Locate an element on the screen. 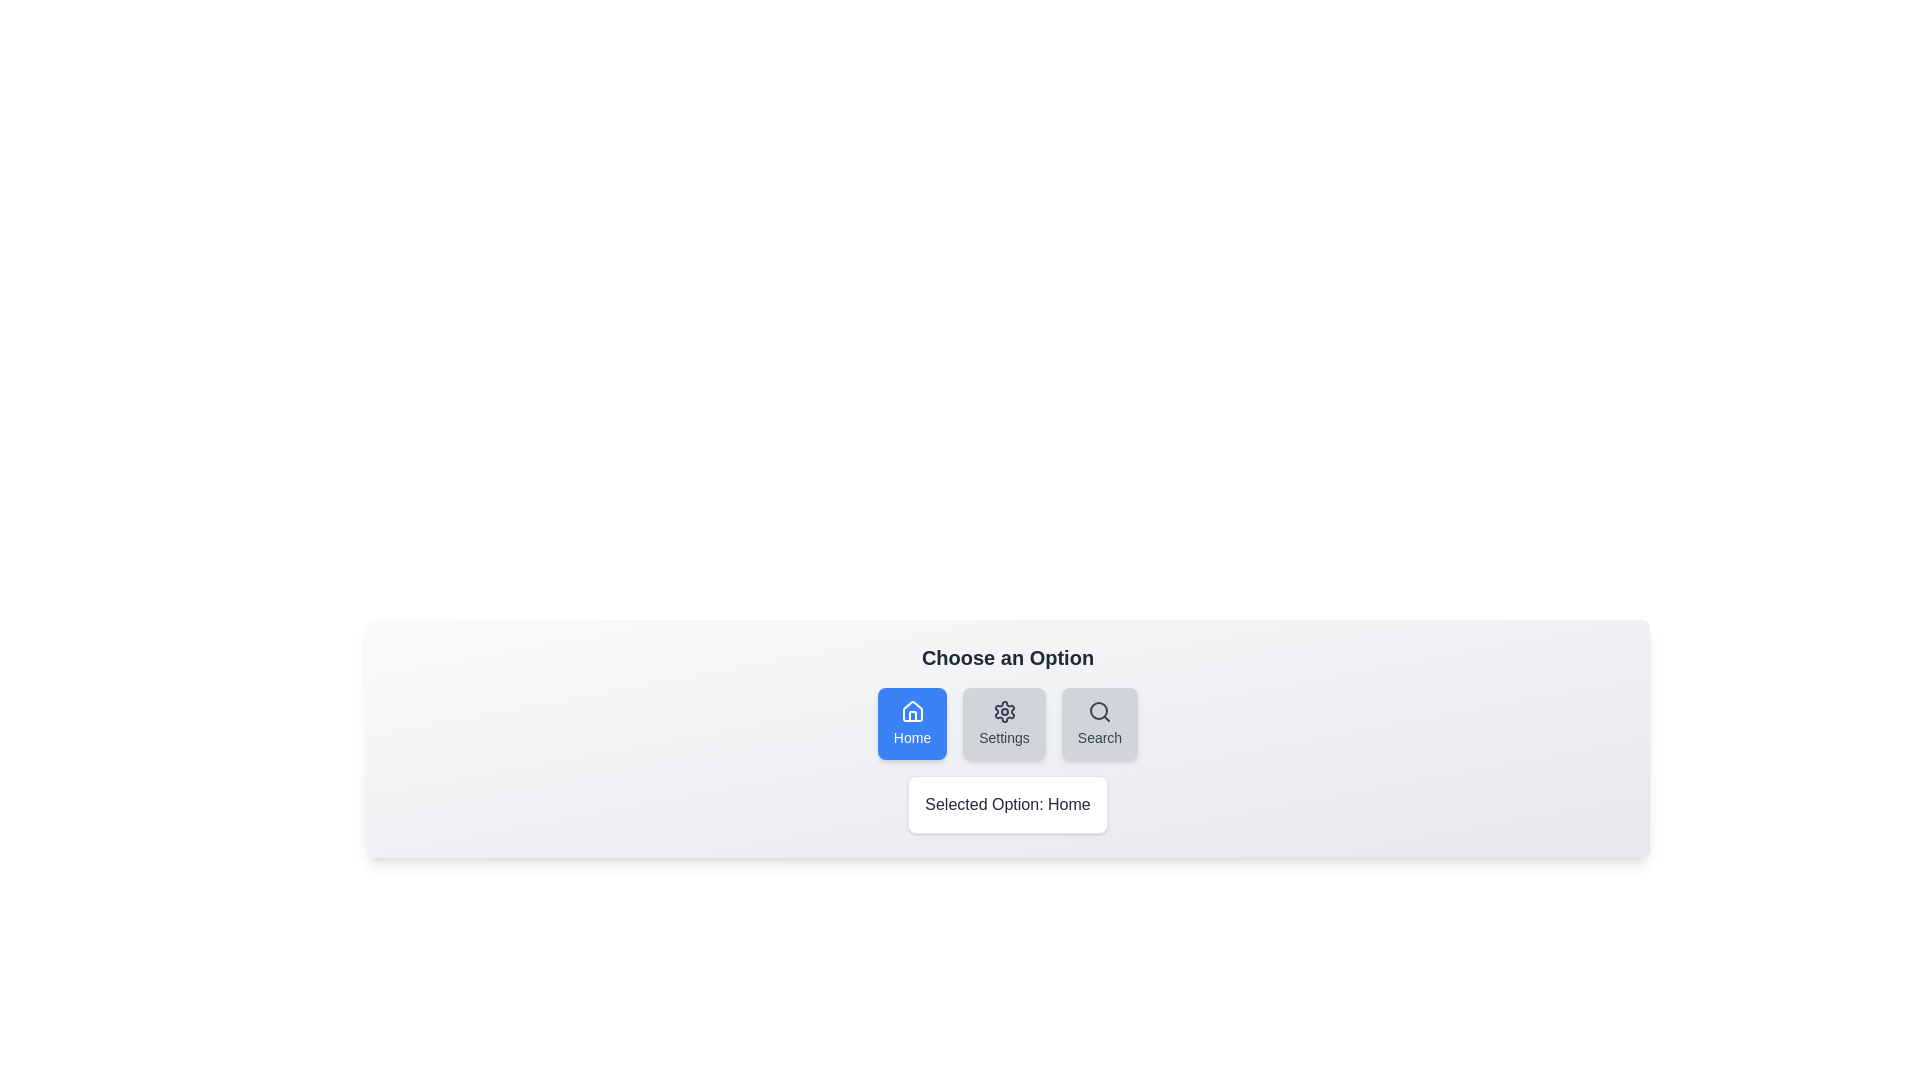  the option Search by clicking on its corresponding button is located at coordinates (1098, 724).